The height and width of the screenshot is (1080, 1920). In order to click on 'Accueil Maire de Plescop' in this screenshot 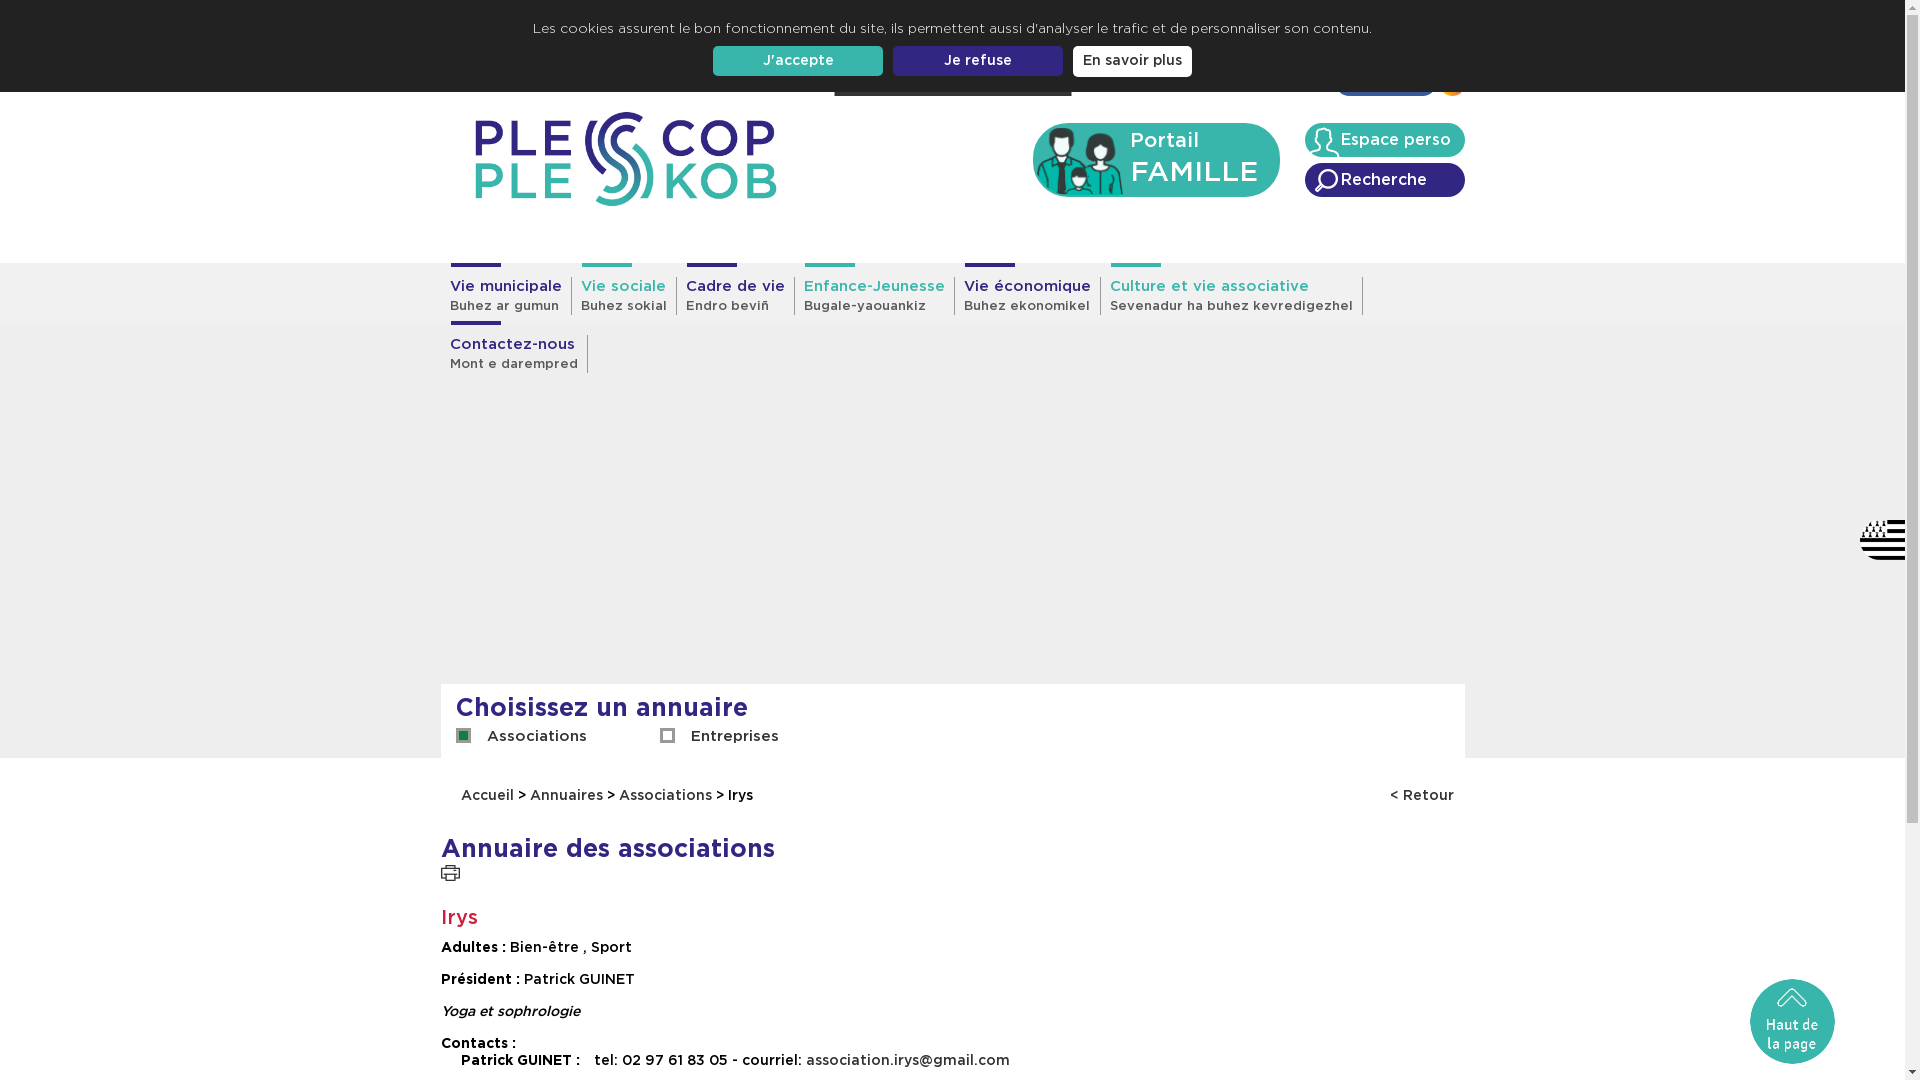, I will do `click(623, 158)`.